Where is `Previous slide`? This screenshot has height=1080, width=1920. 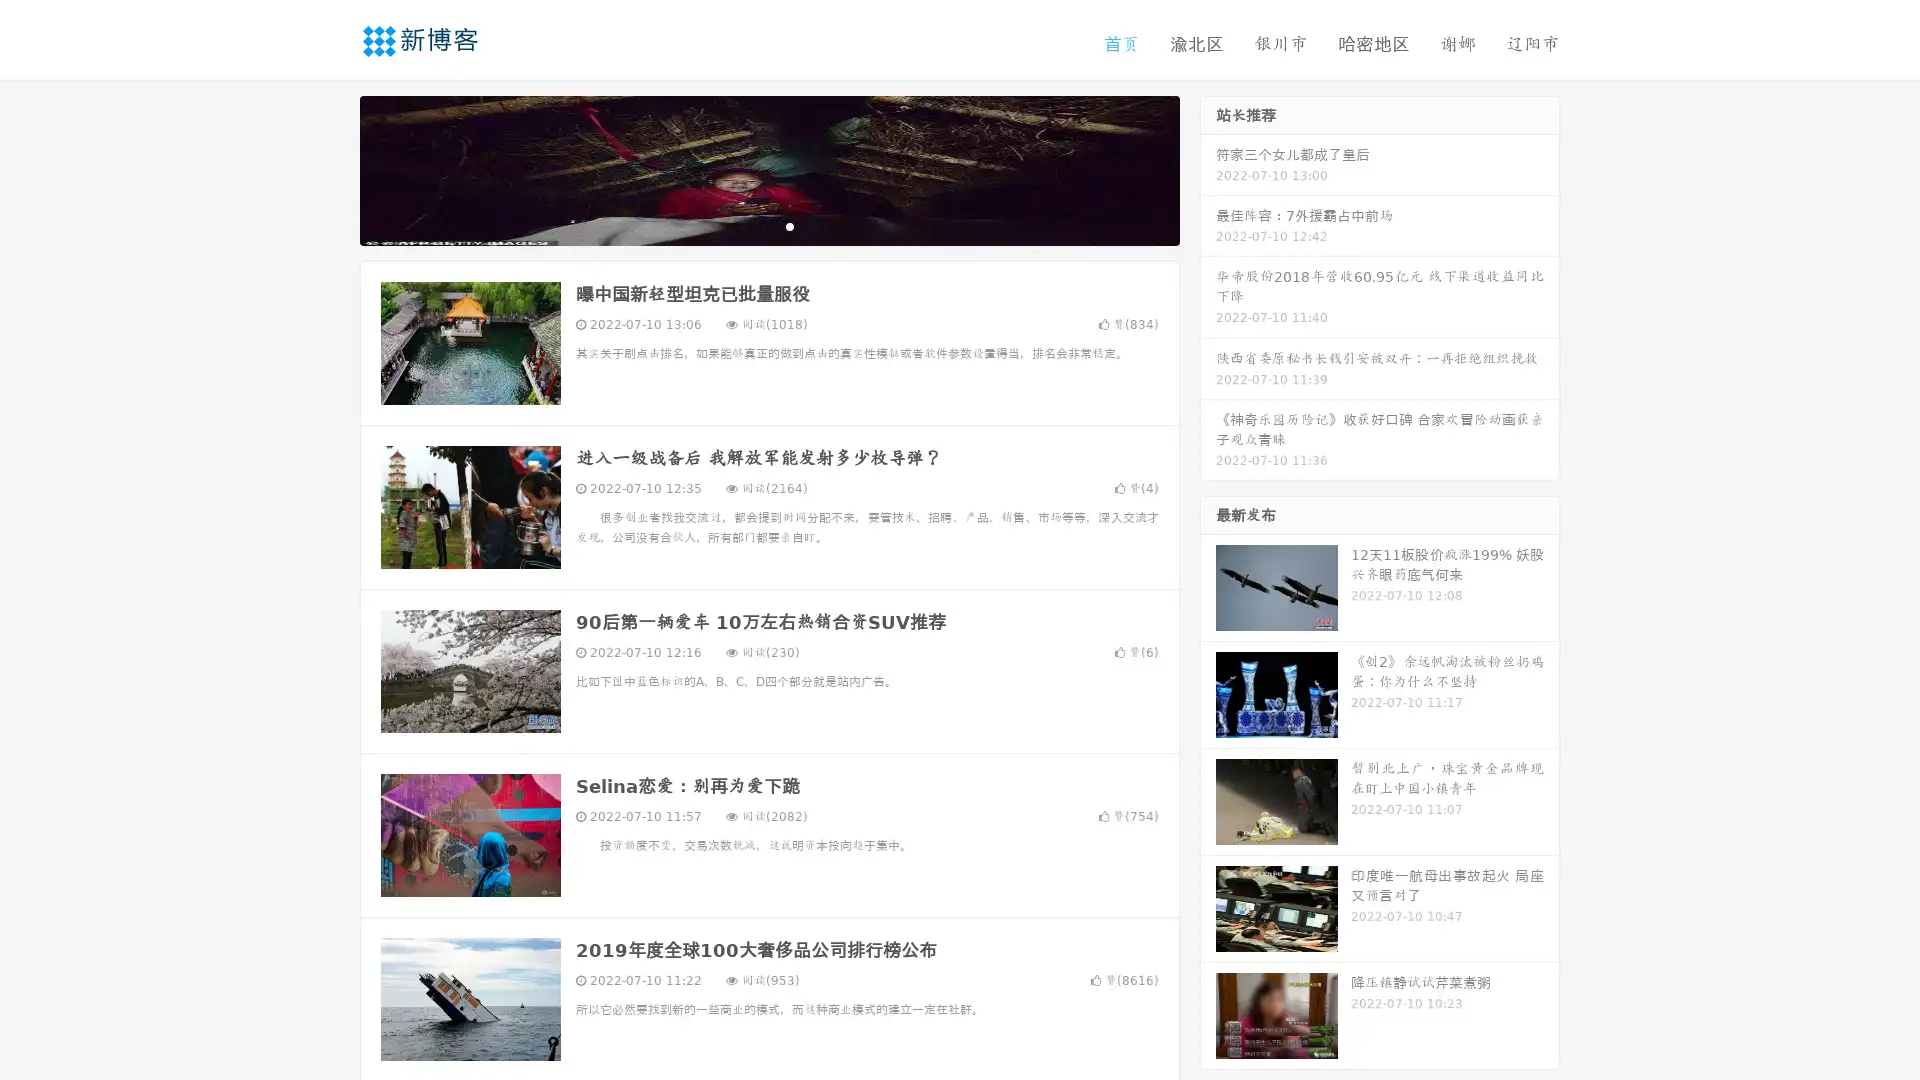
Previous slide is located at coordinates (330, 168).